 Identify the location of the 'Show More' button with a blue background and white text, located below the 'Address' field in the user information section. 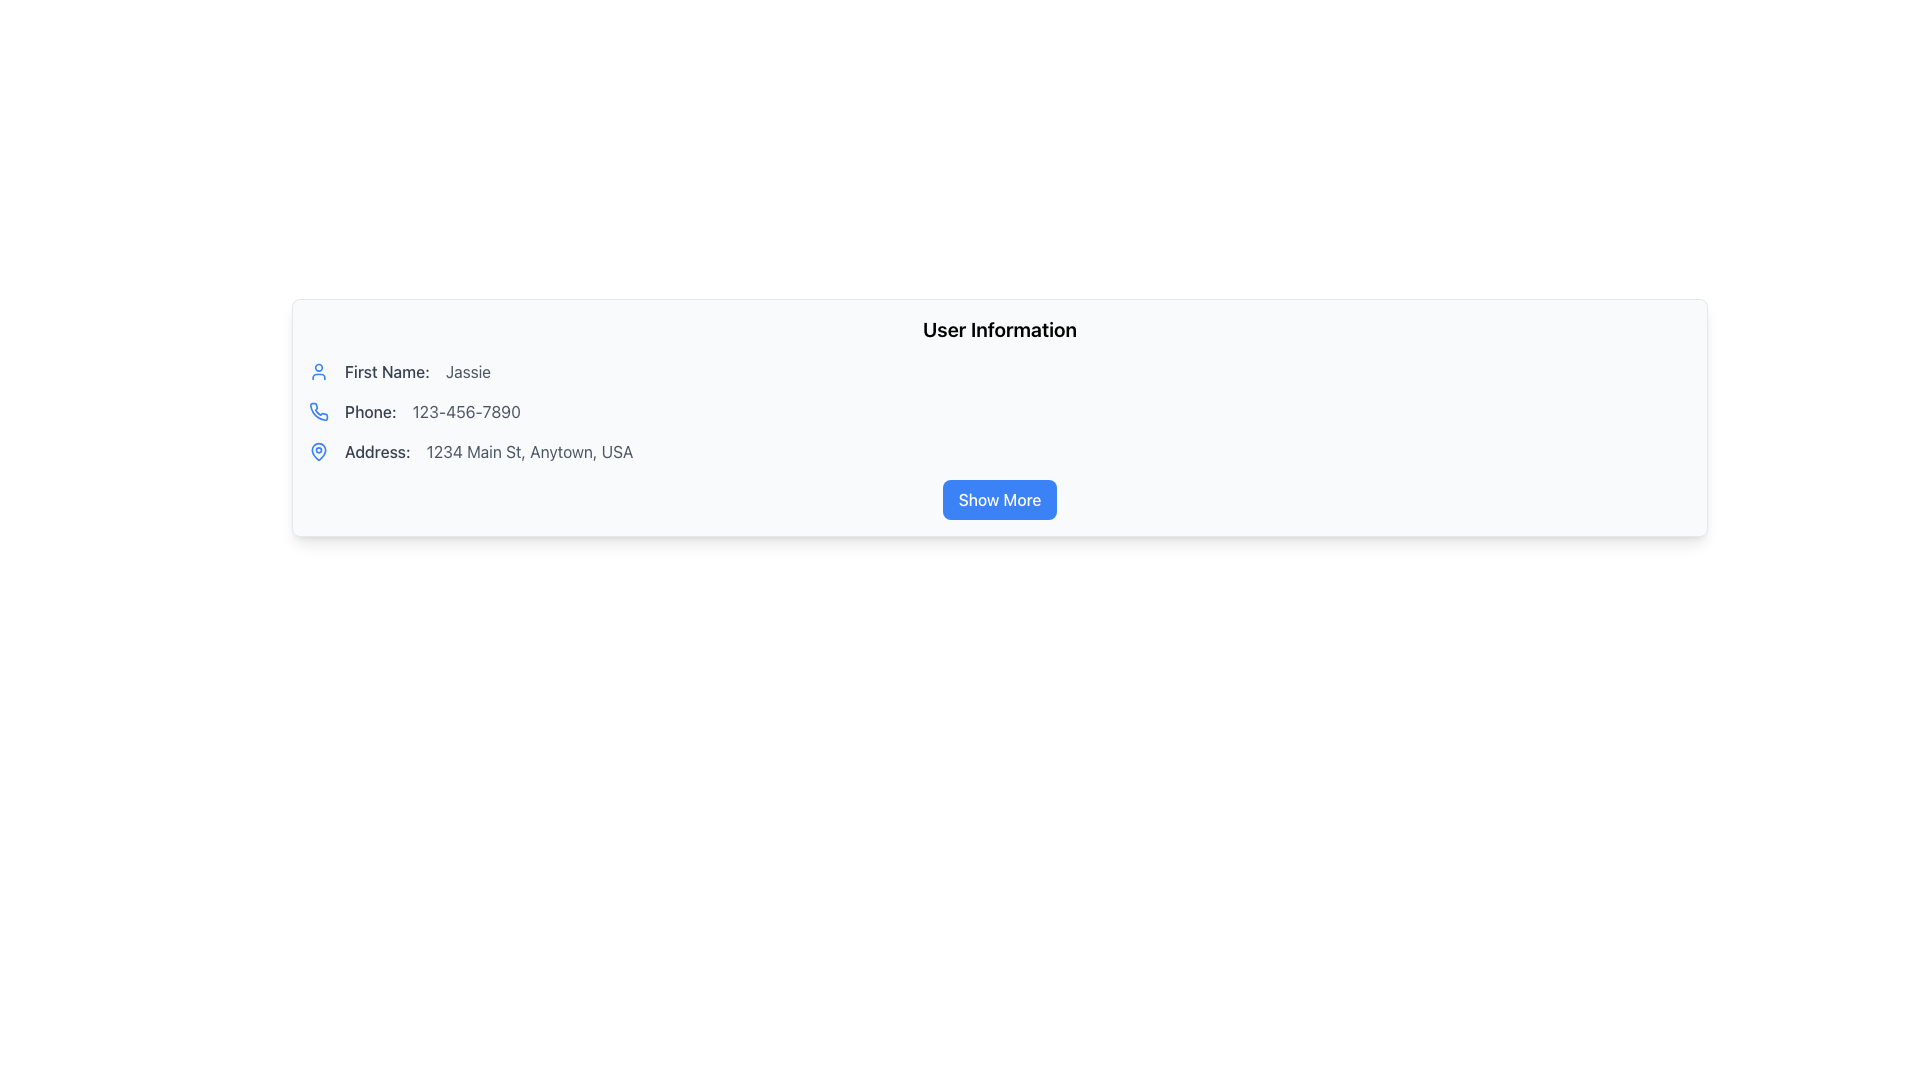
(999, 499).